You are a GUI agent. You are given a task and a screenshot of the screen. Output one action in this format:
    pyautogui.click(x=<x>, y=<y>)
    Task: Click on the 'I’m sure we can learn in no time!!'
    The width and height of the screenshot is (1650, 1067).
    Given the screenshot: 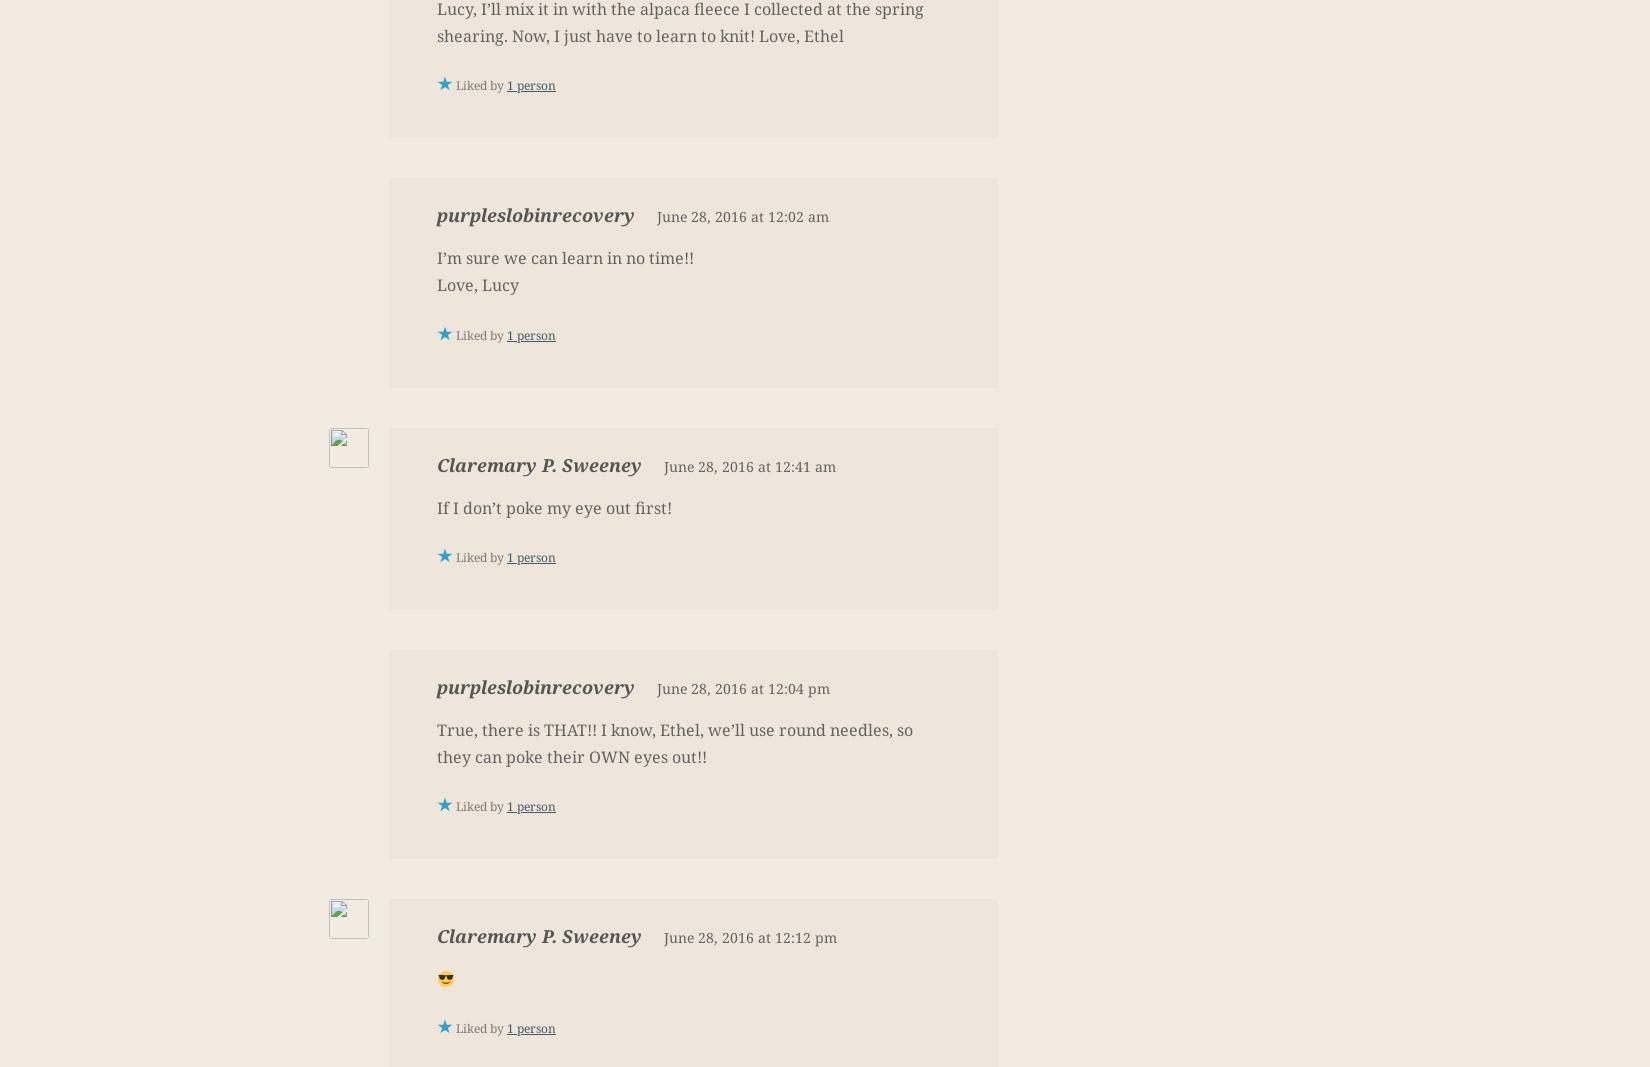 What is the action you would take?
    pyautogui.click(x=564, y=258)
    